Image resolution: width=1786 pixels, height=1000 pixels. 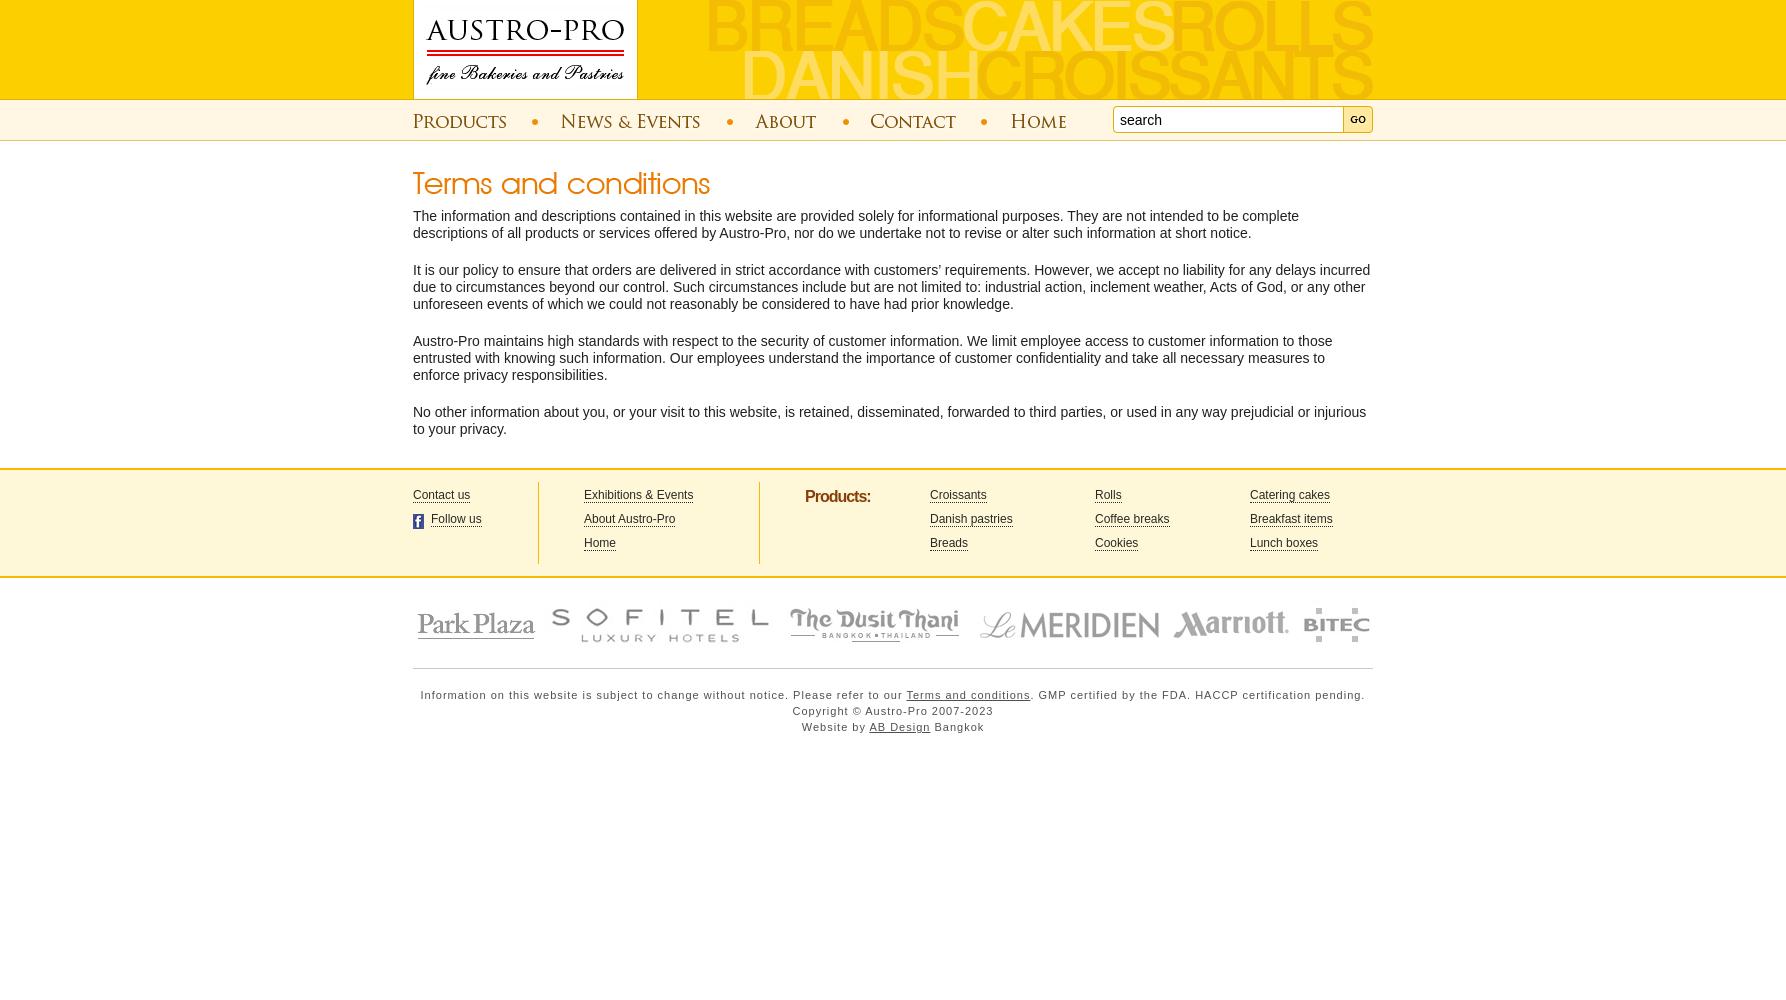 What do you see at coordinates (888, 420) in the screenshot?
I see `'No other information about you, or your visit to this website, is retained, disseminated, forwarded to third parties, or used in any way prejudicial or injurious to your privacy.'` at bounding box center [888, 420].